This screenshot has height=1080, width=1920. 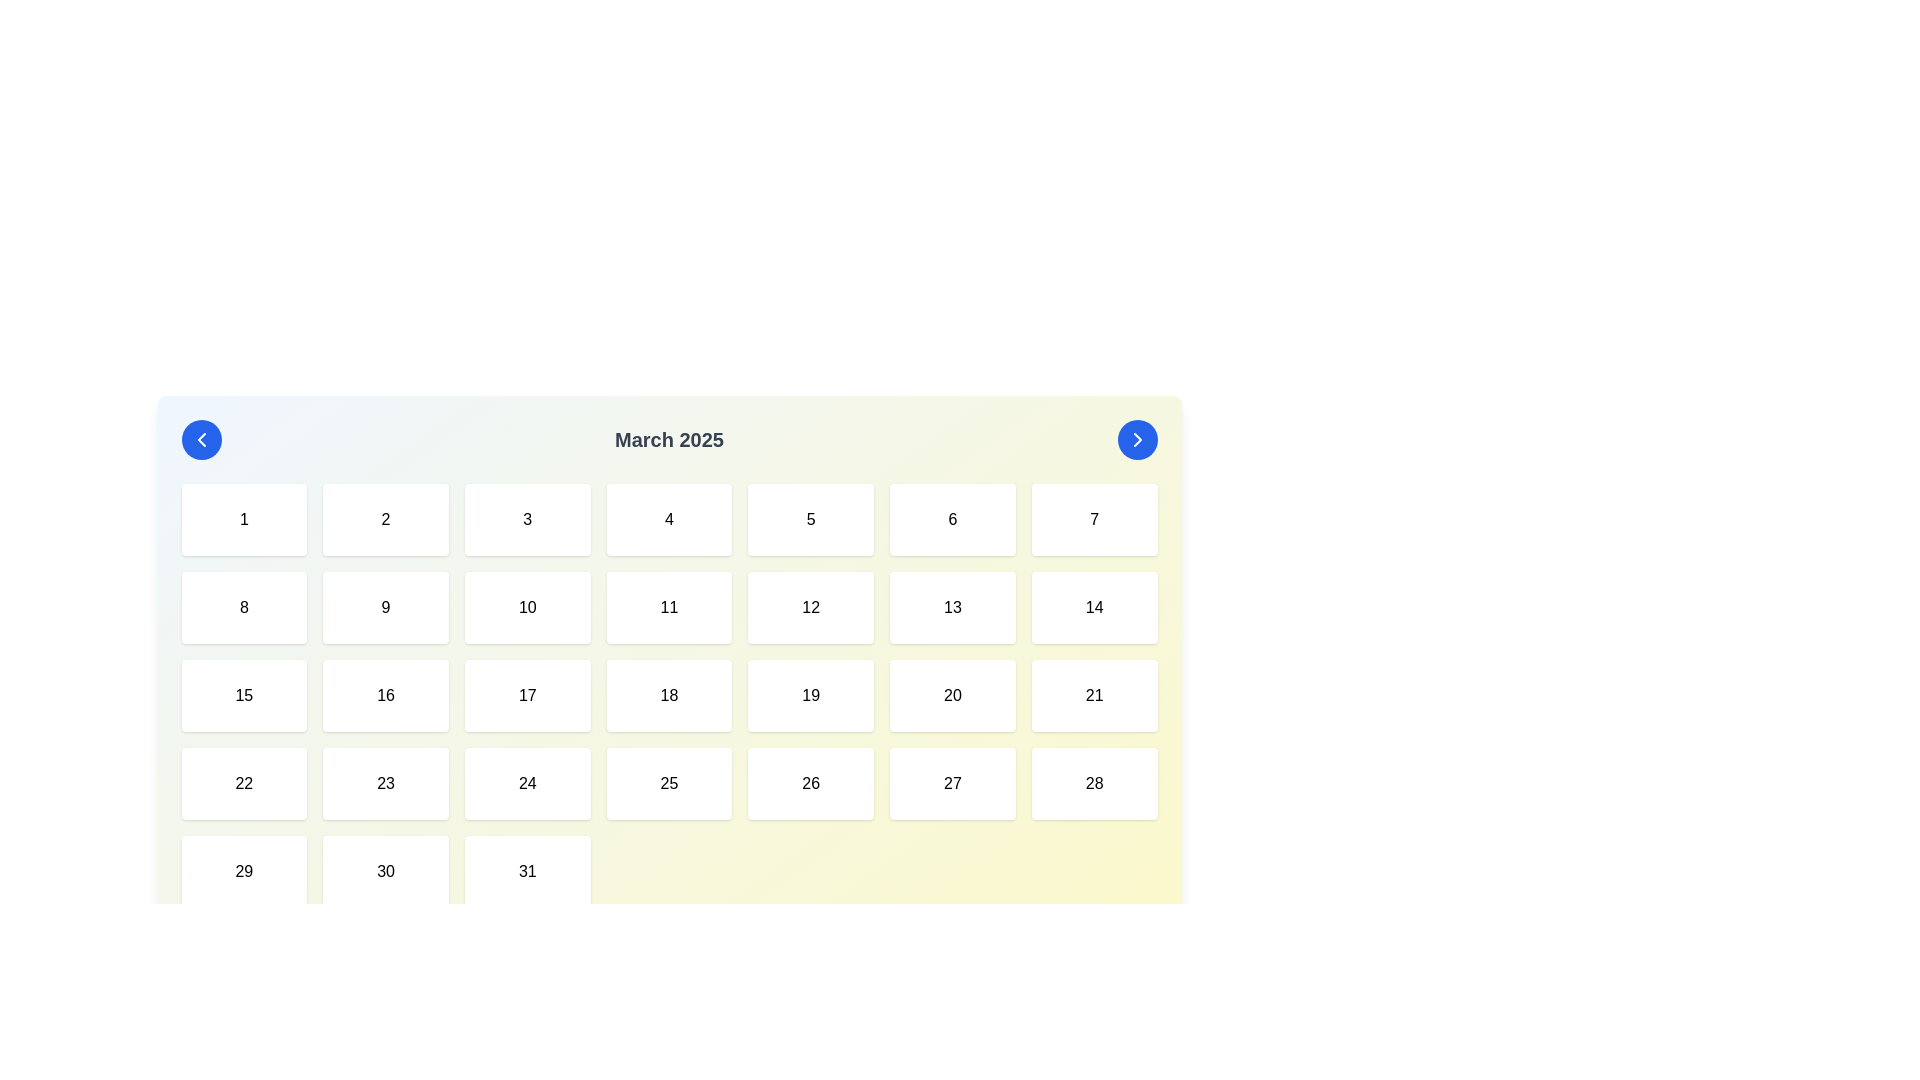 I want to click on the text label indicating the currently displayed month and year in the calendar interface, located centrally in the header section between navigation buttons, so click(x=669, y=438).